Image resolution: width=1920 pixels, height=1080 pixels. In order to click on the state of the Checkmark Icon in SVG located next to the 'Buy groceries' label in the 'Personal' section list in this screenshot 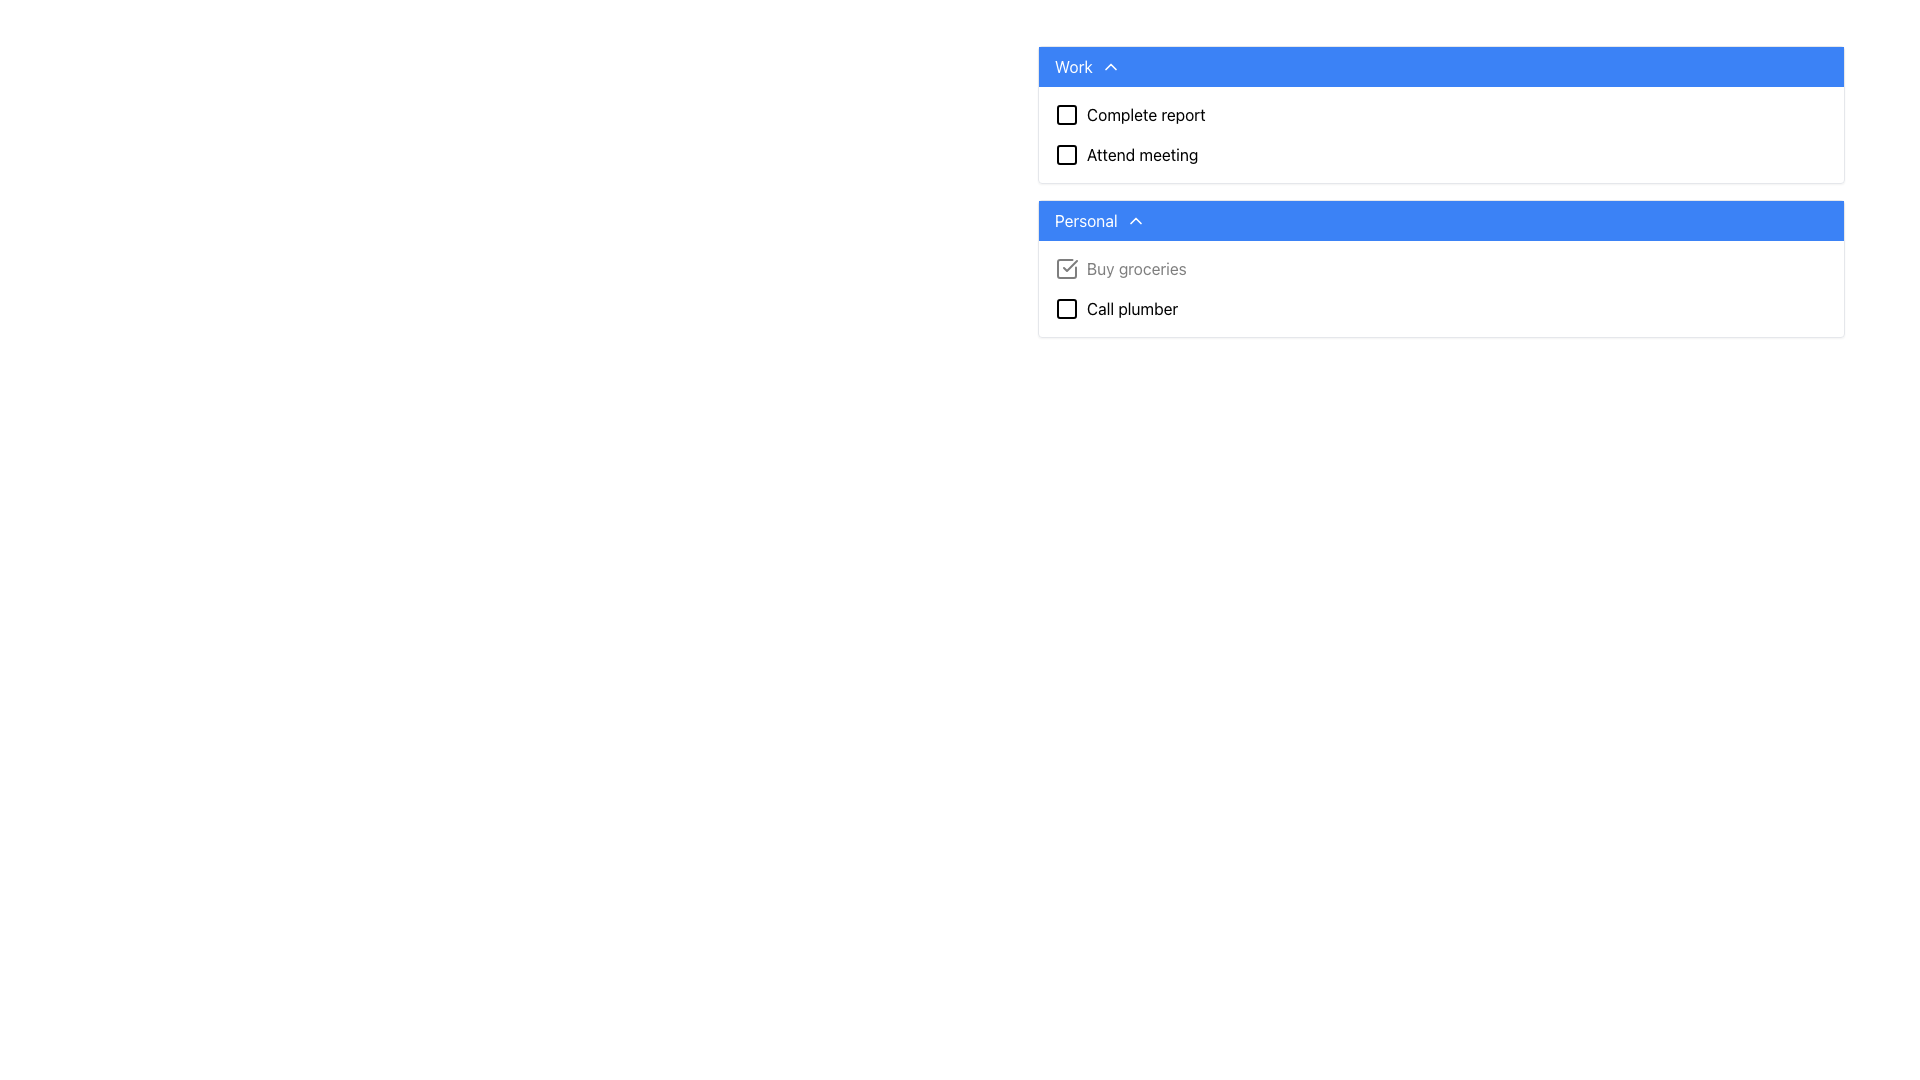, I will do `click(1069, 265)`.